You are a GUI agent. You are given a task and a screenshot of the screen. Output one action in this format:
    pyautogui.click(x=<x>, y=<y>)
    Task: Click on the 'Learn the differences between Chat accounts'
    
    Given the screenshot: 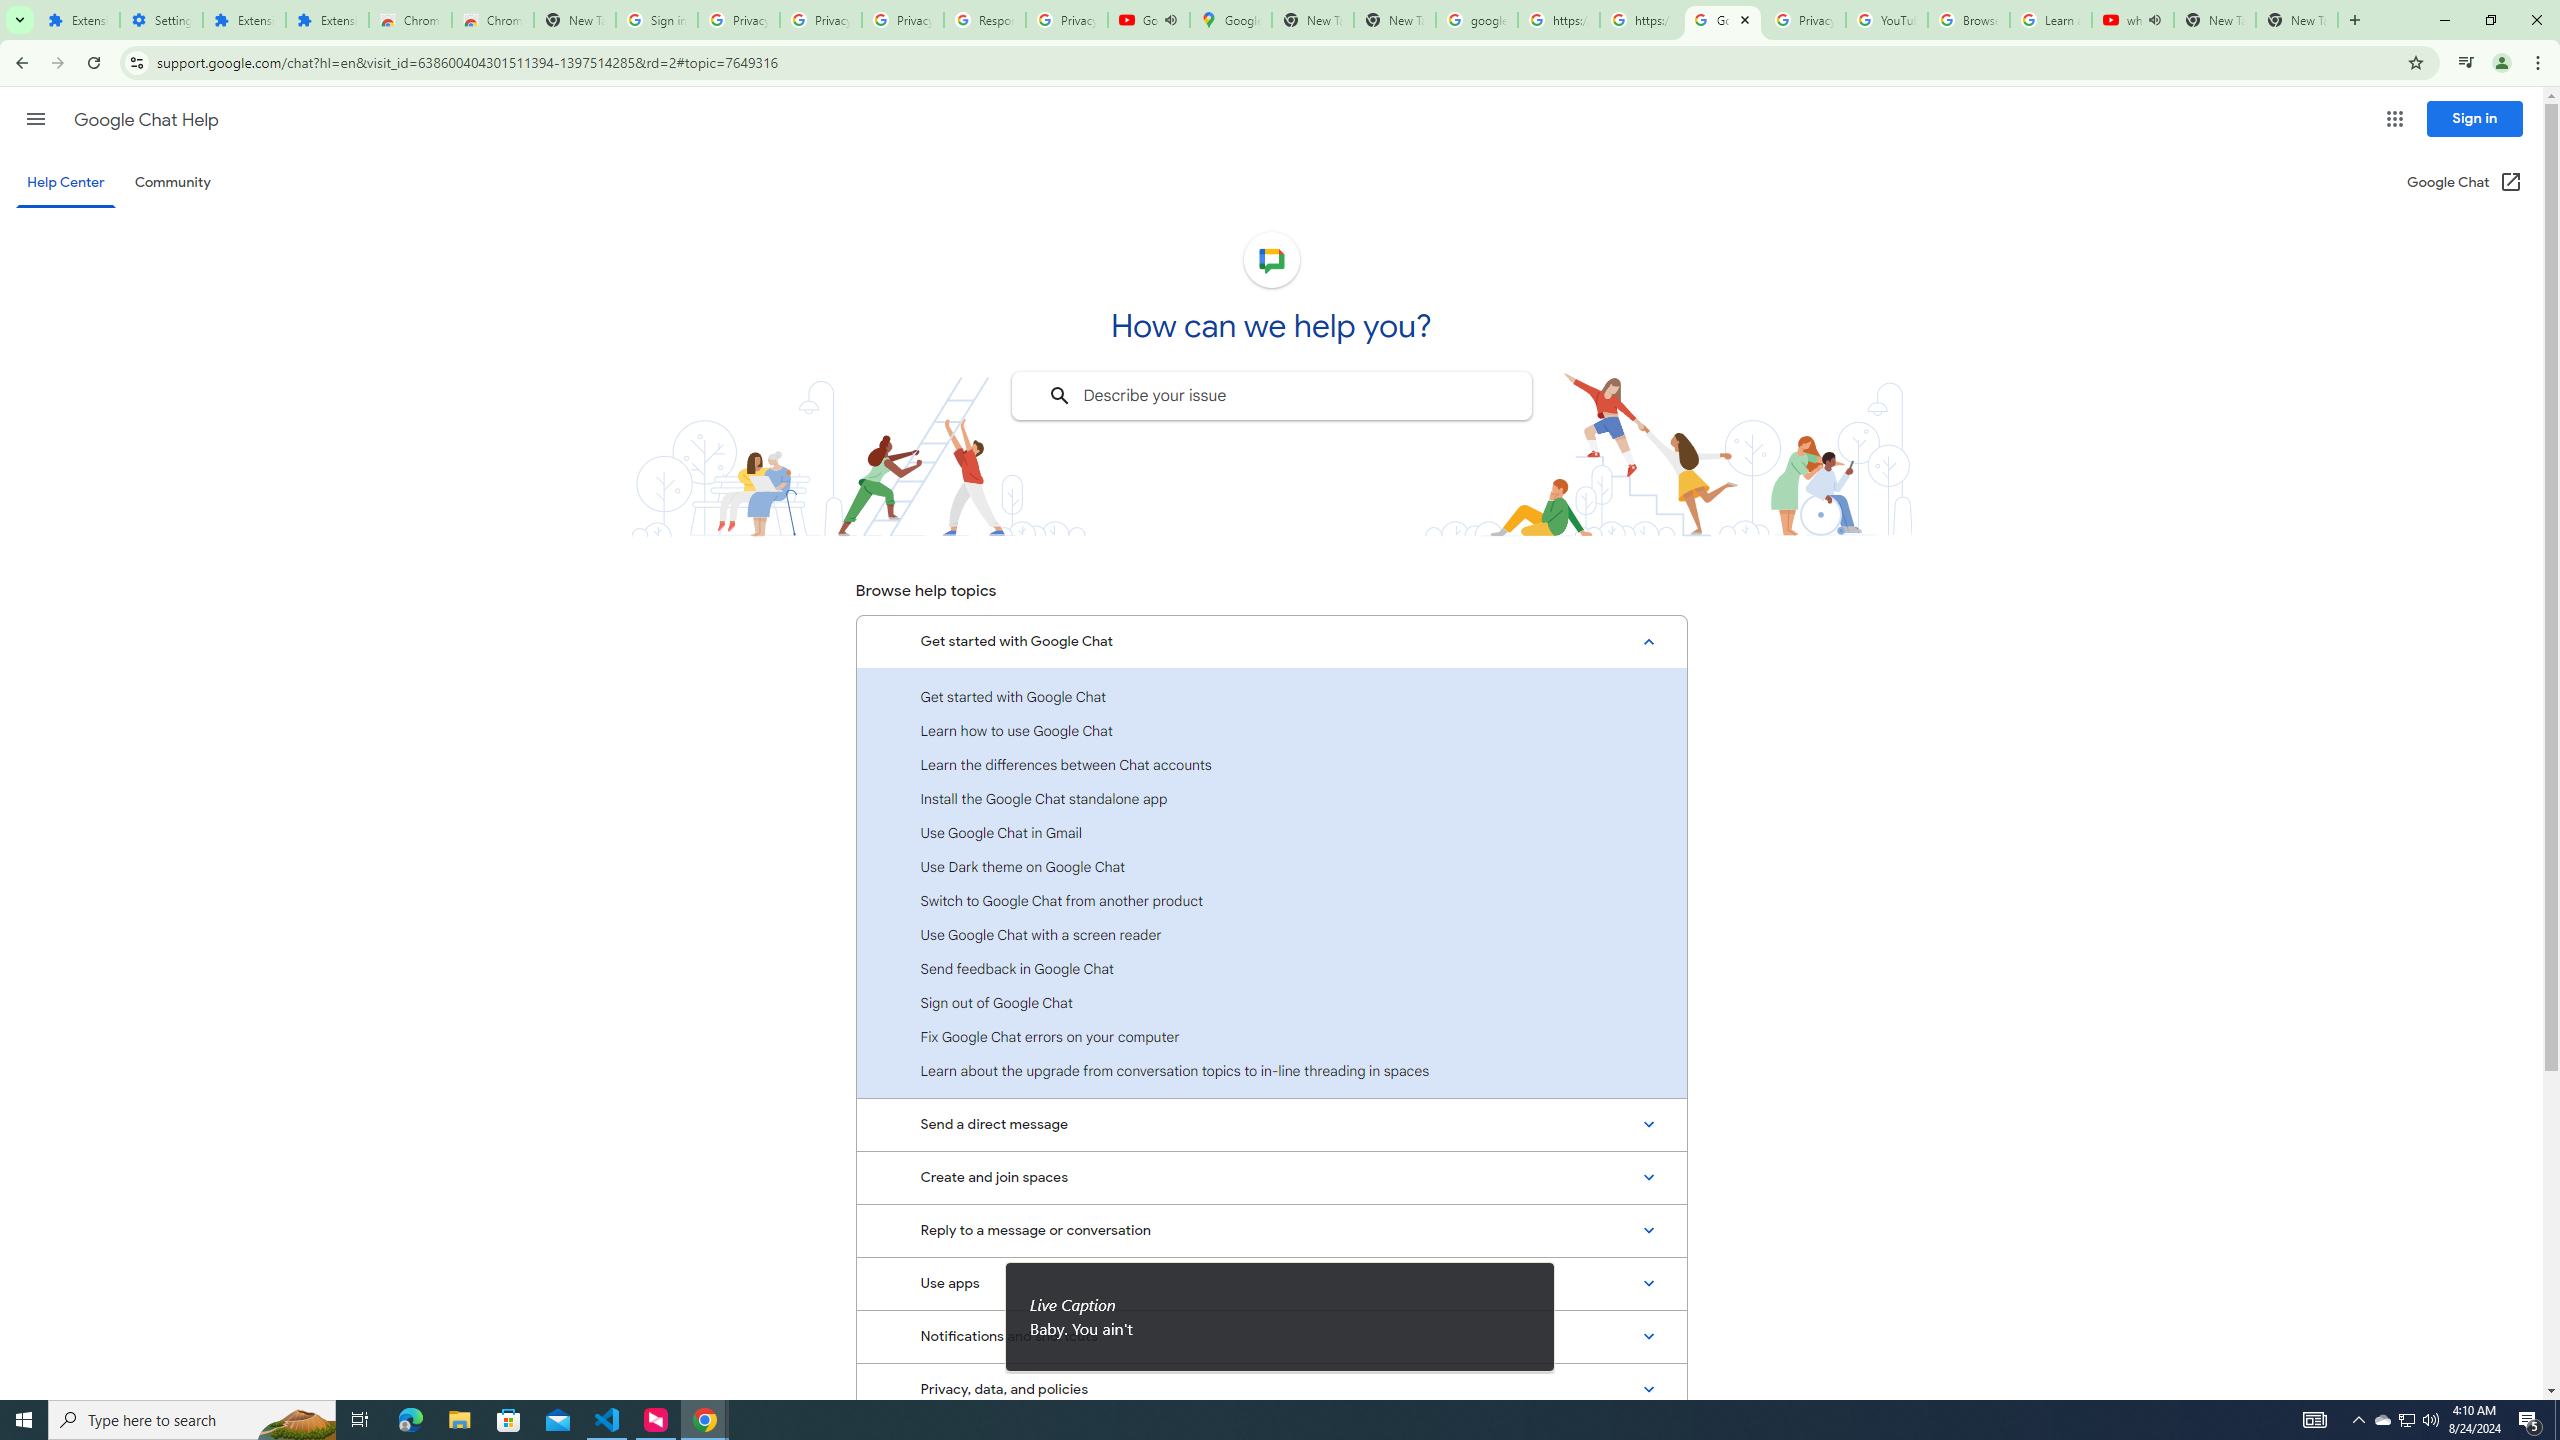 What is the action you would take?
    pyautogui.click(x=1271, y=763)
    